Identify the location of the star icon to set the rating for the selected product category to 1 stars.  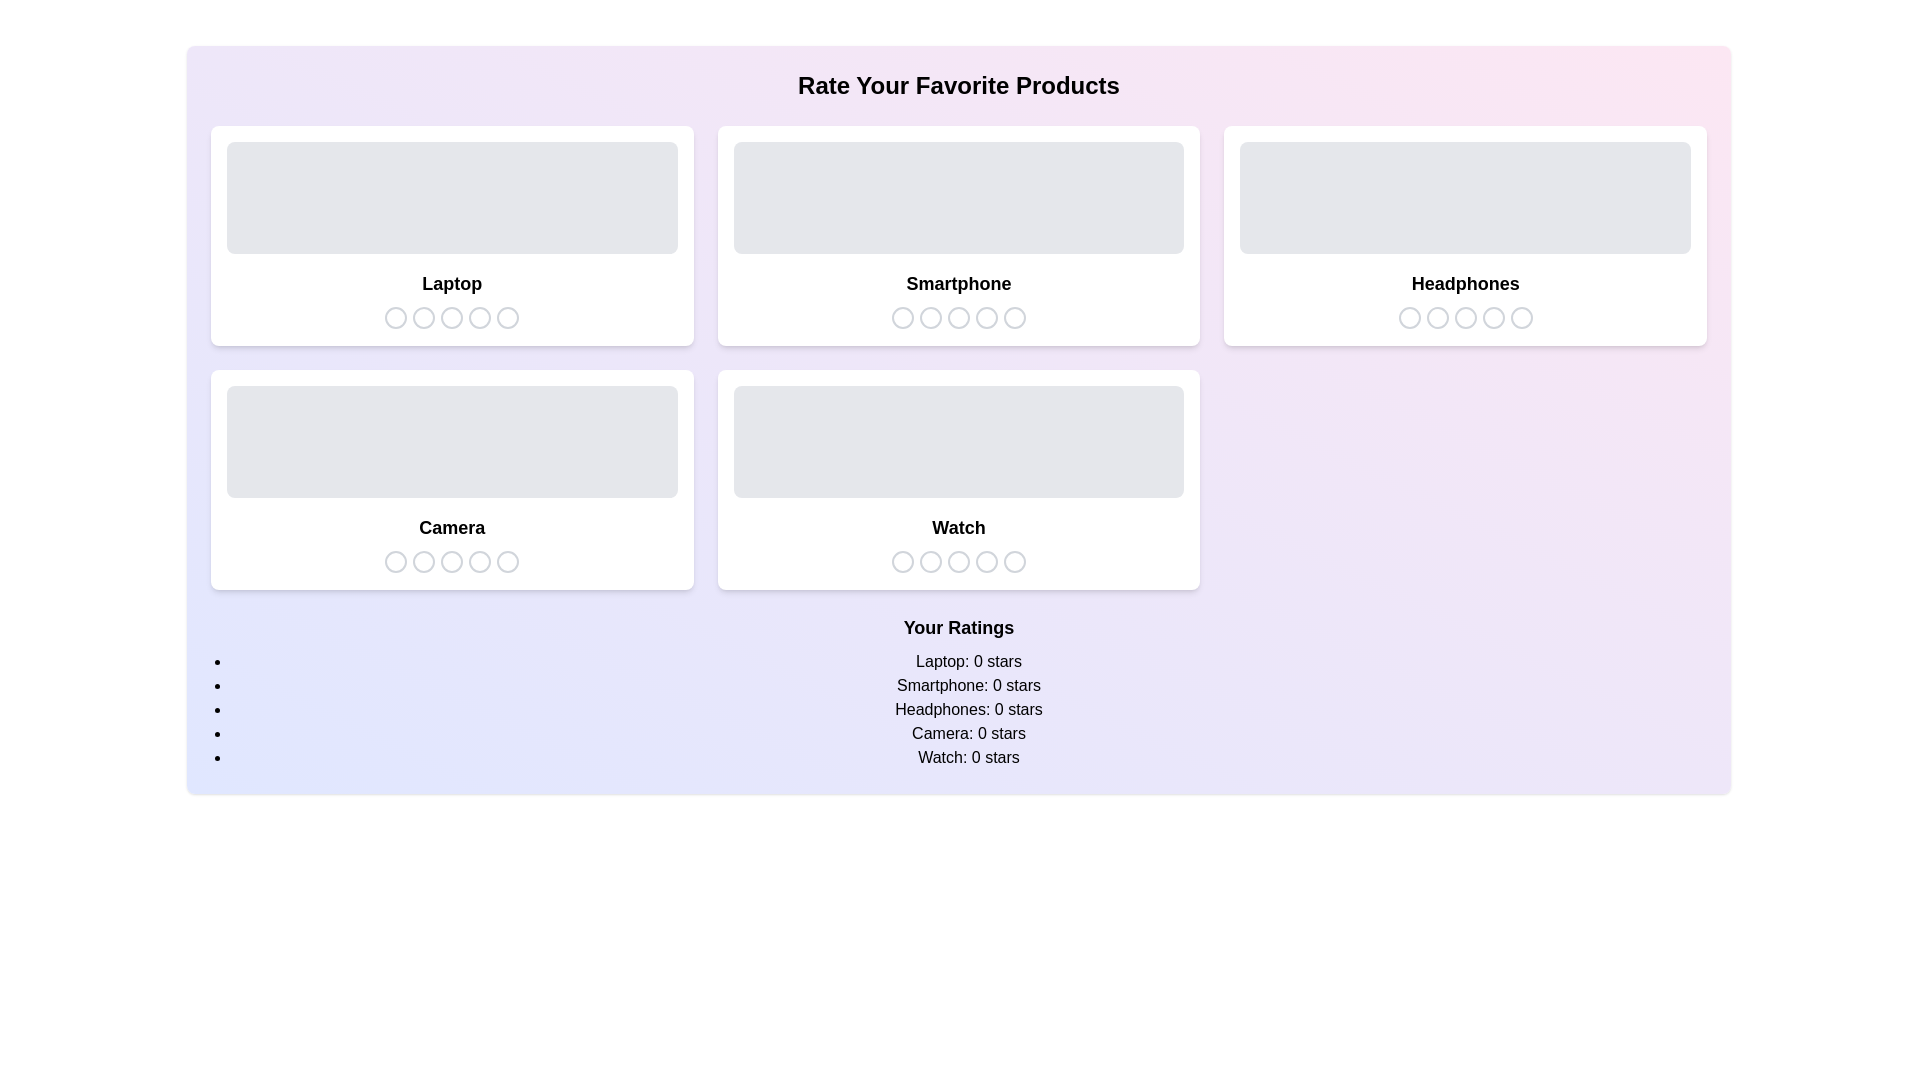
(396, 316).